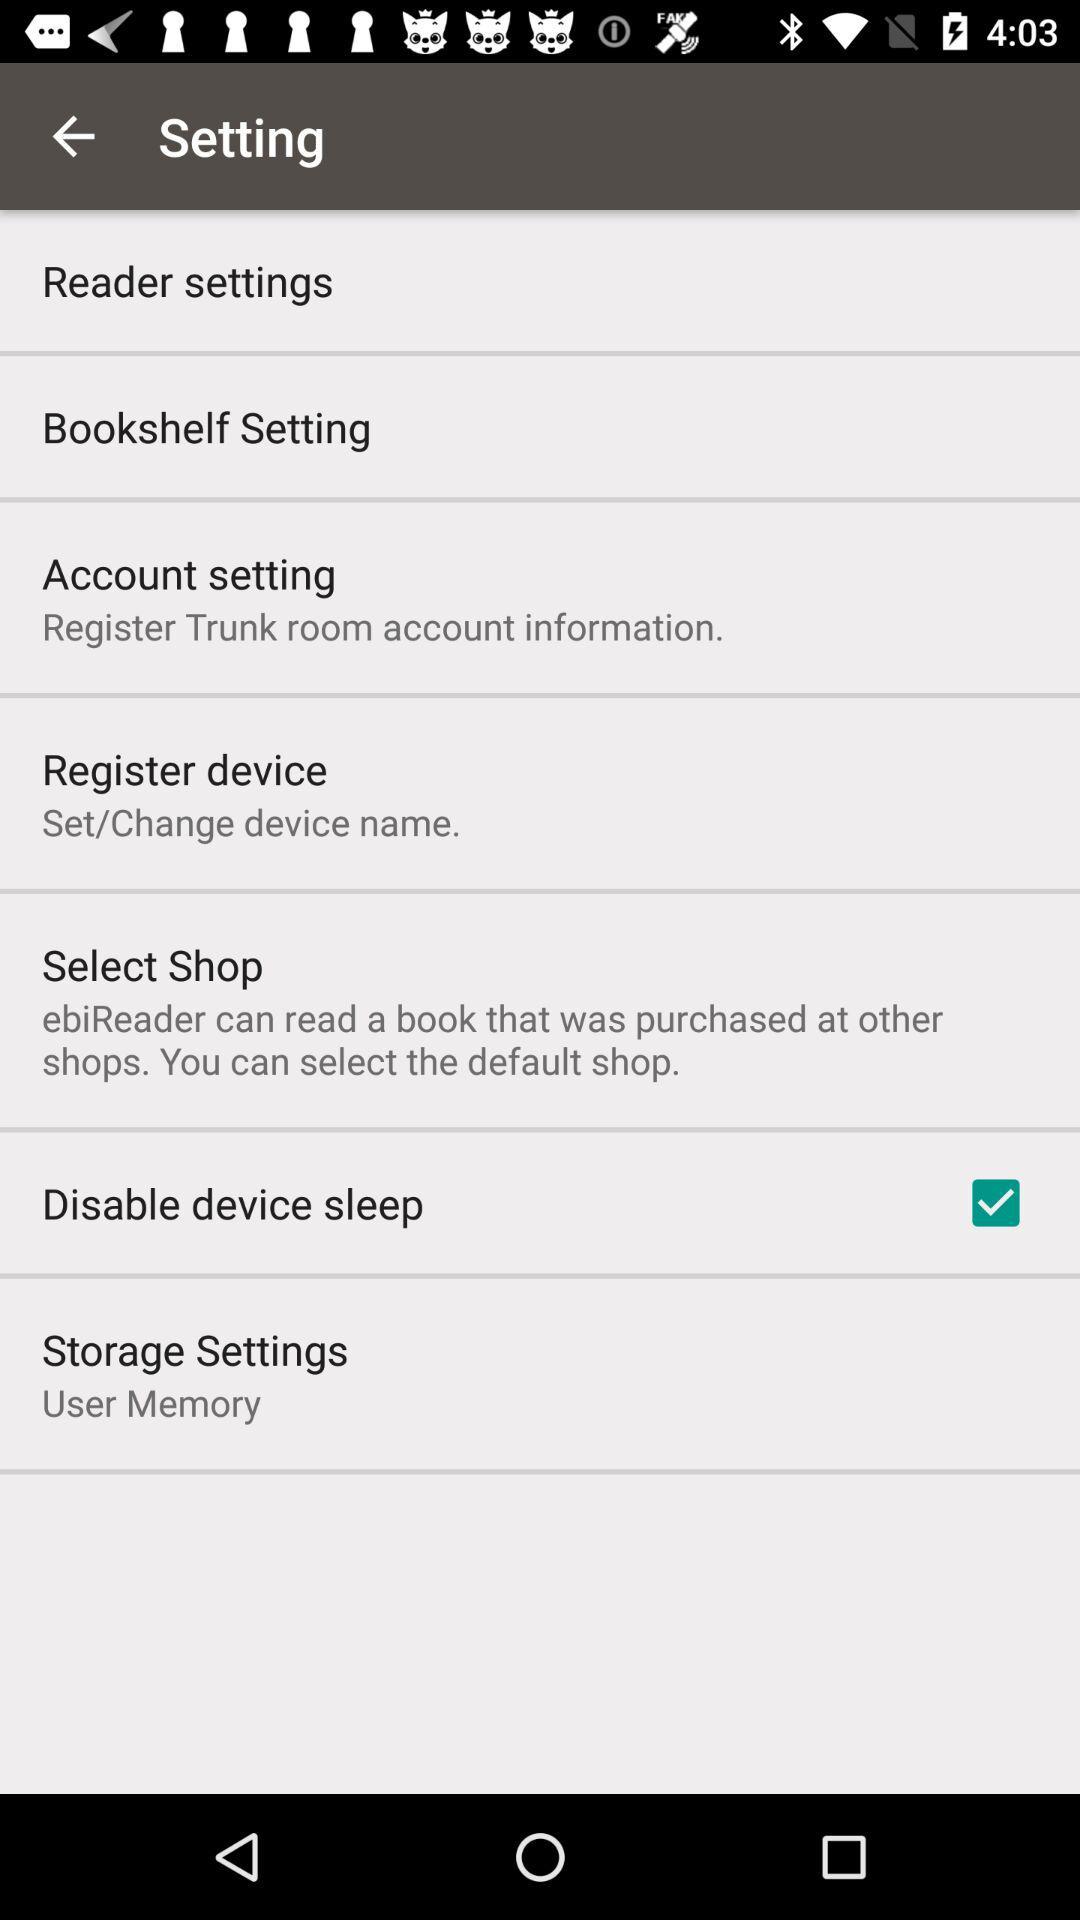 This screenshot has width=1080, height=1920. I want to click on storage settings icon, so click(195, 1349).